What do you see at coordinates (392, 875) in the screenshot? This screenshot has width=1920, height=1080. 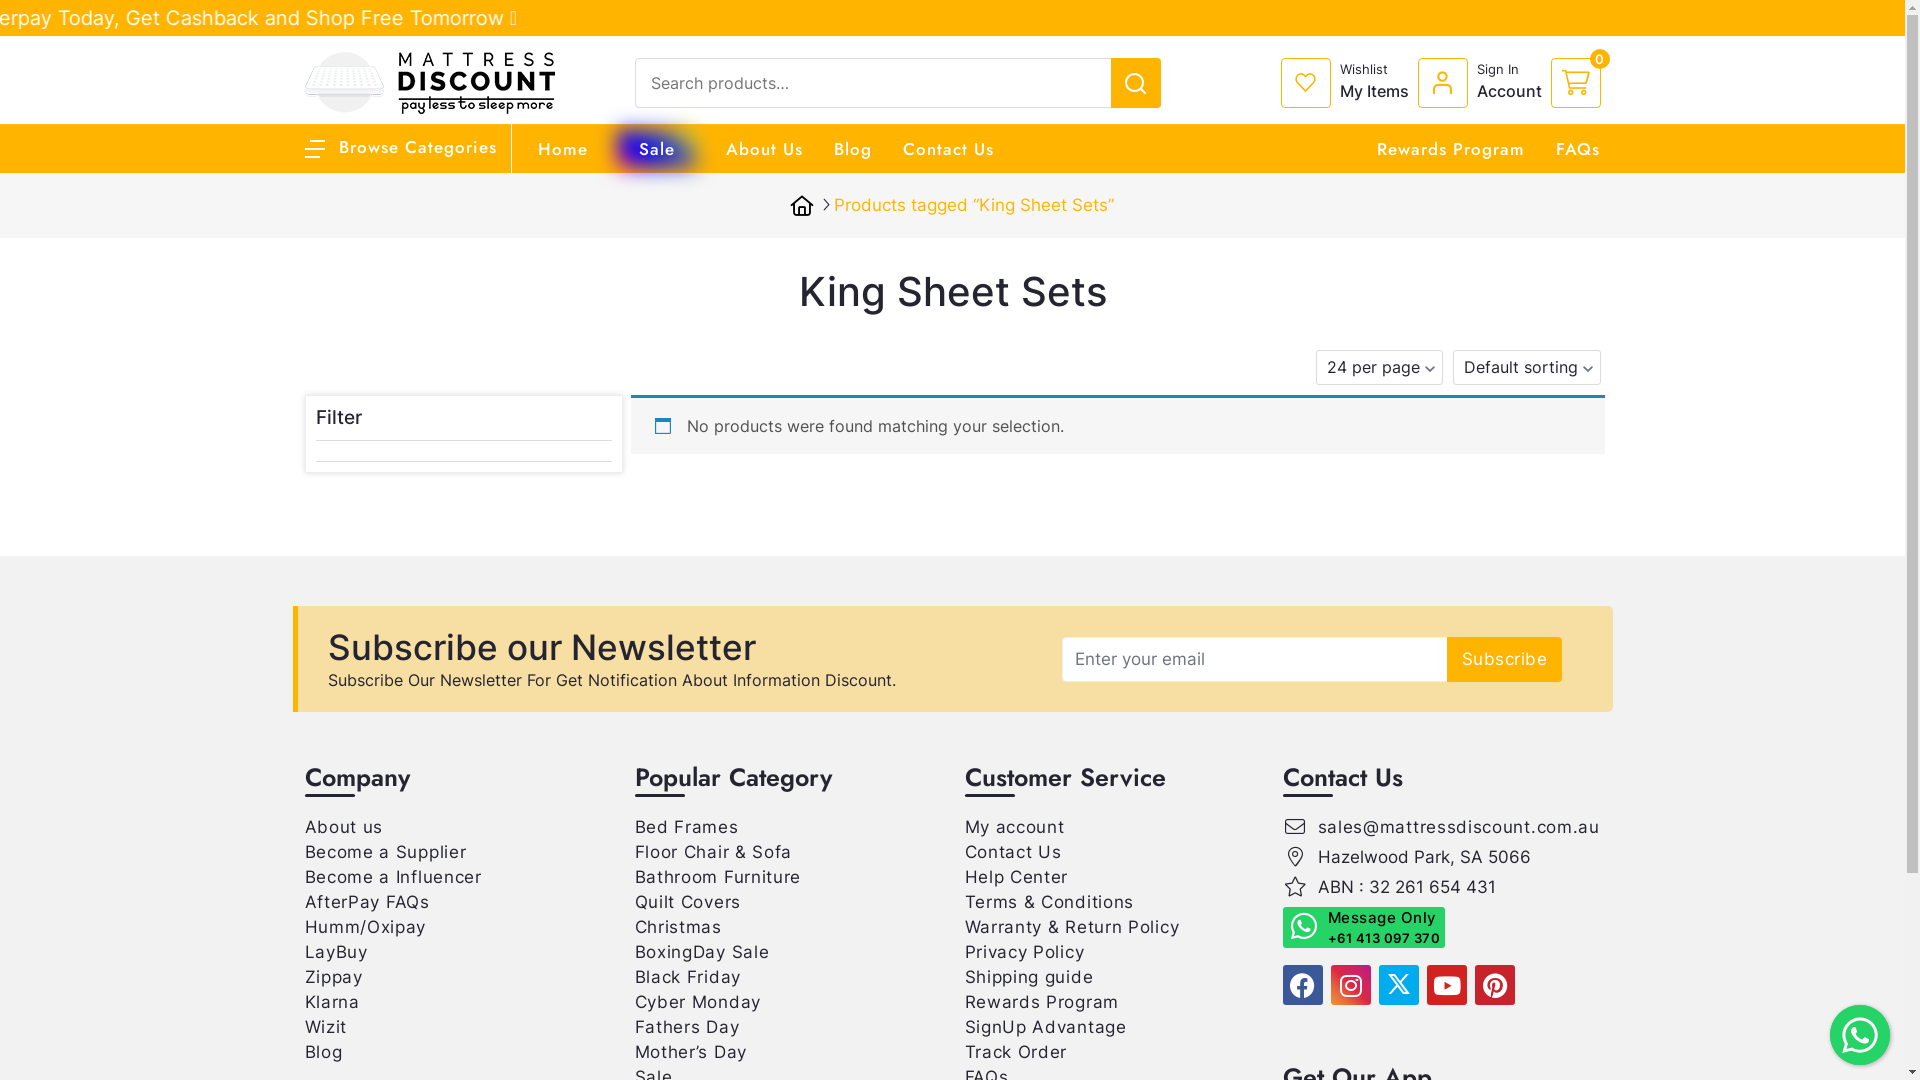 I see `'Become a Influencer'` at bounding box center [392, 875].